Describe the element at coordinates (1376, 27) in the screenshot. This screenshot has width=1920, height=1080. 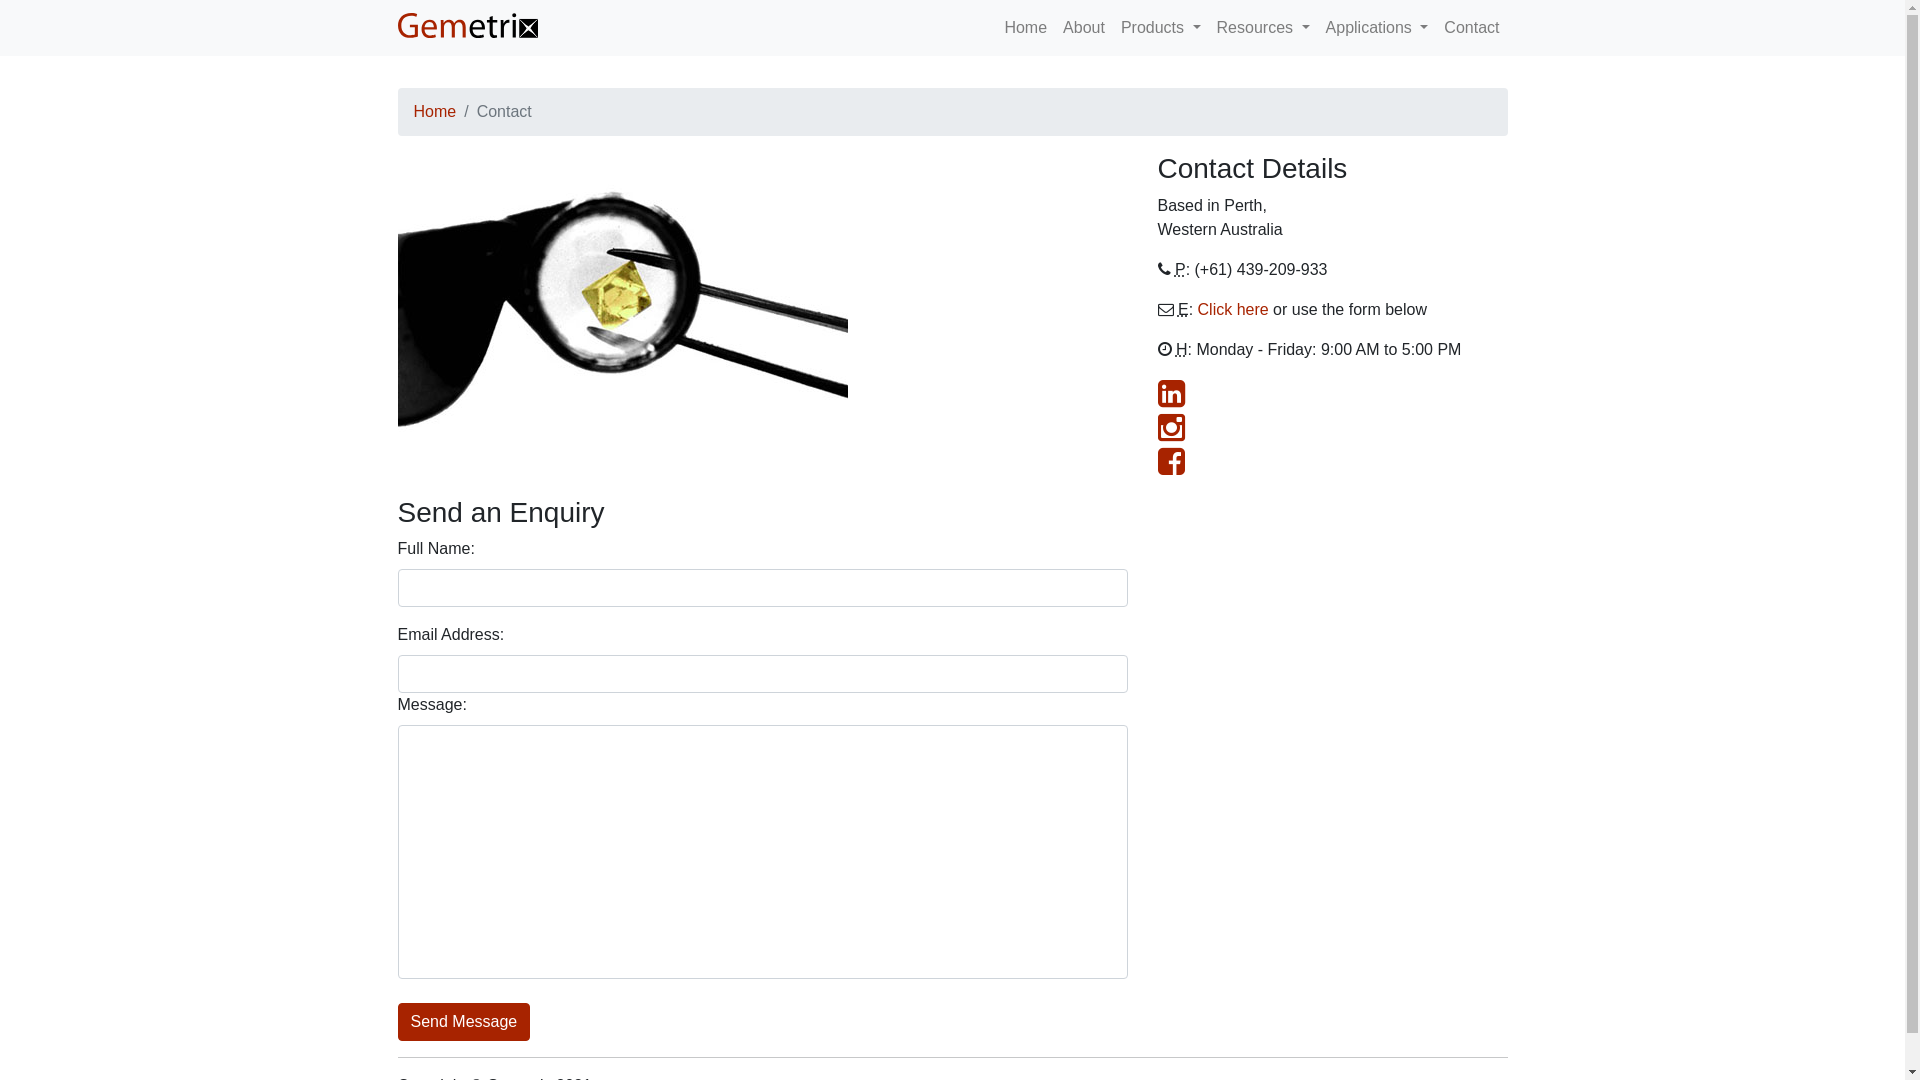
I see `'Applications'` at that location.